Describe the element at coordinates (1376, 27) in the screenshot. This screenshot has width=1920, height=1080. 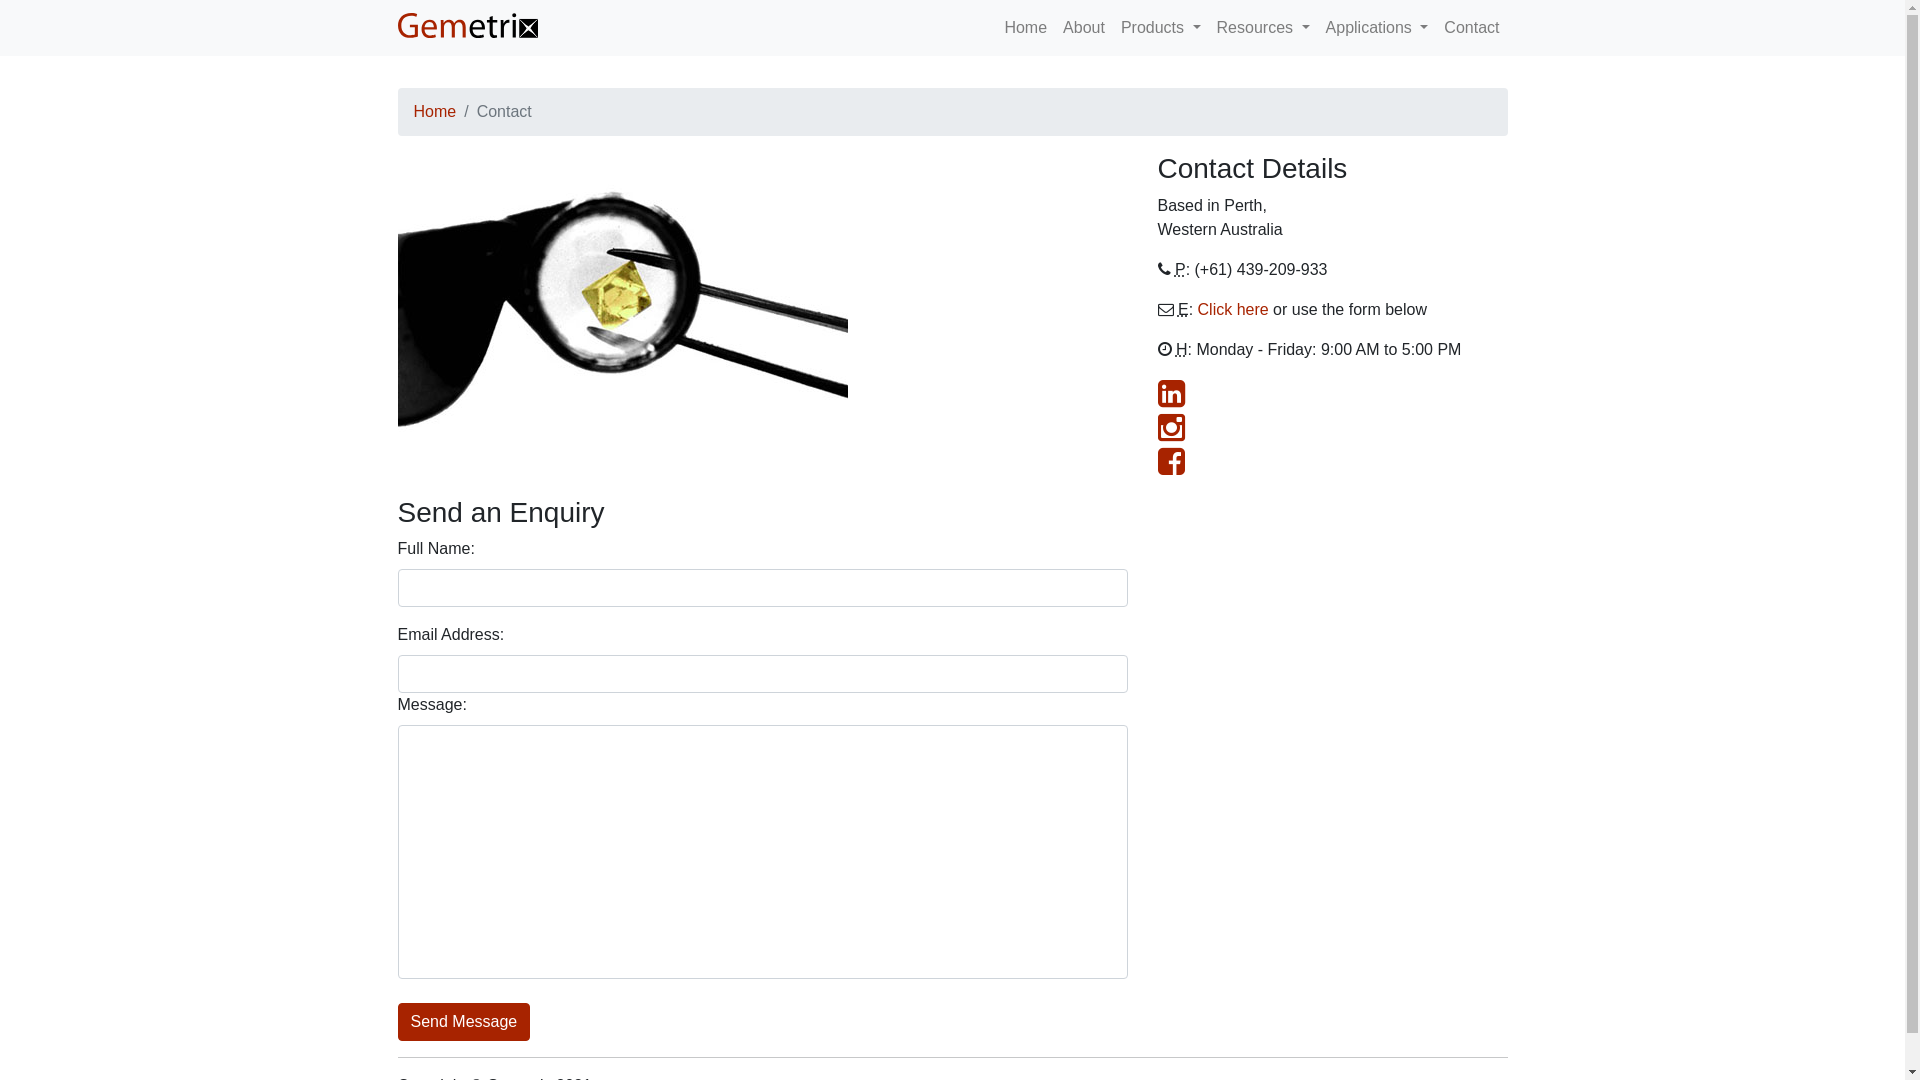
I see `'Applications'` at that location.